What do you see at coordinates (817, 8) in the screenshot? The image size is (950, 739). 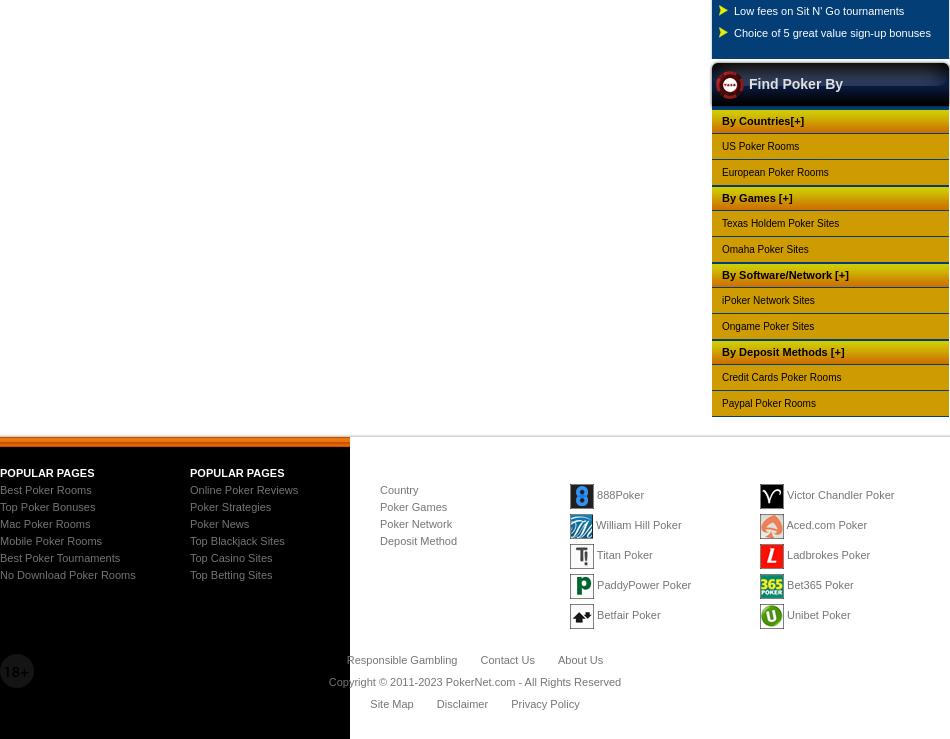 I see `'Low fees on Sit N' Go tournaments'` at bounding box center [817, 8].